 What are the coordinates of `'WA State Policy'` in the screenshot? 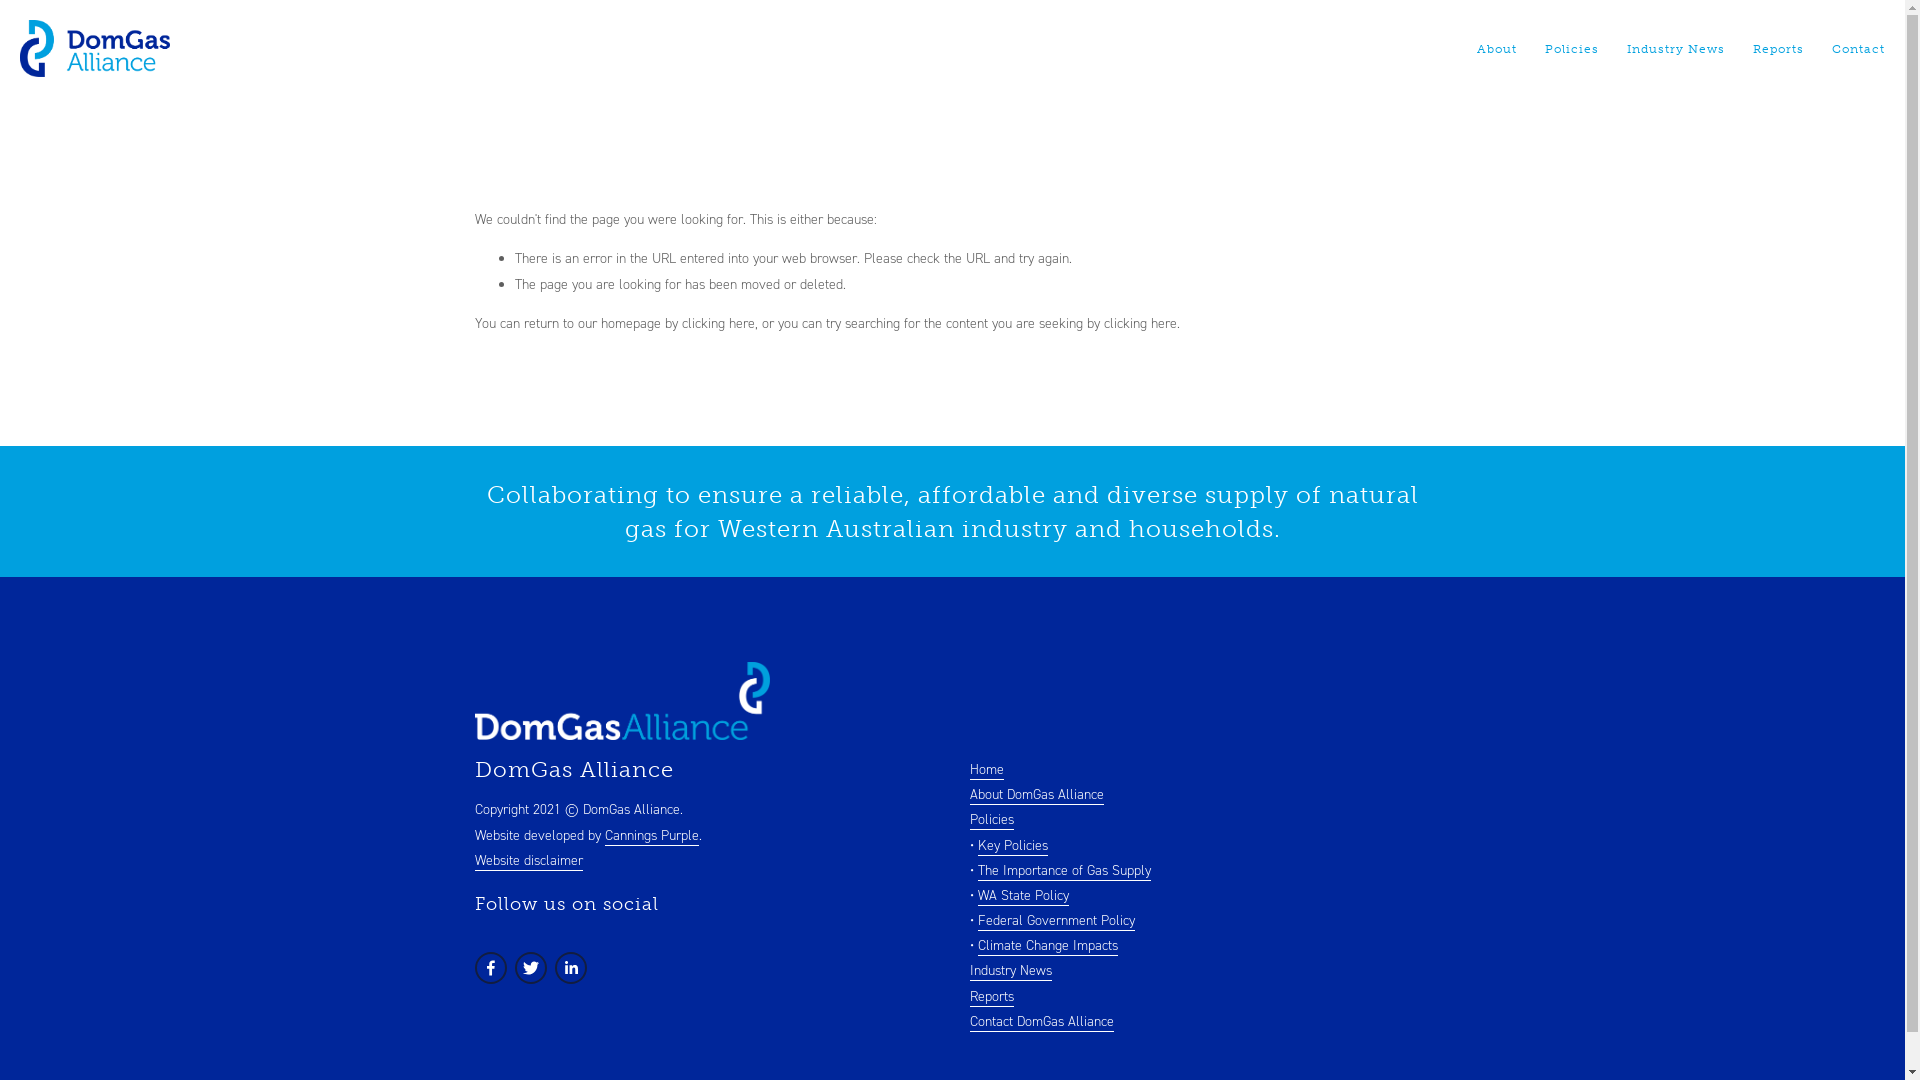 It's located at (978, 894).